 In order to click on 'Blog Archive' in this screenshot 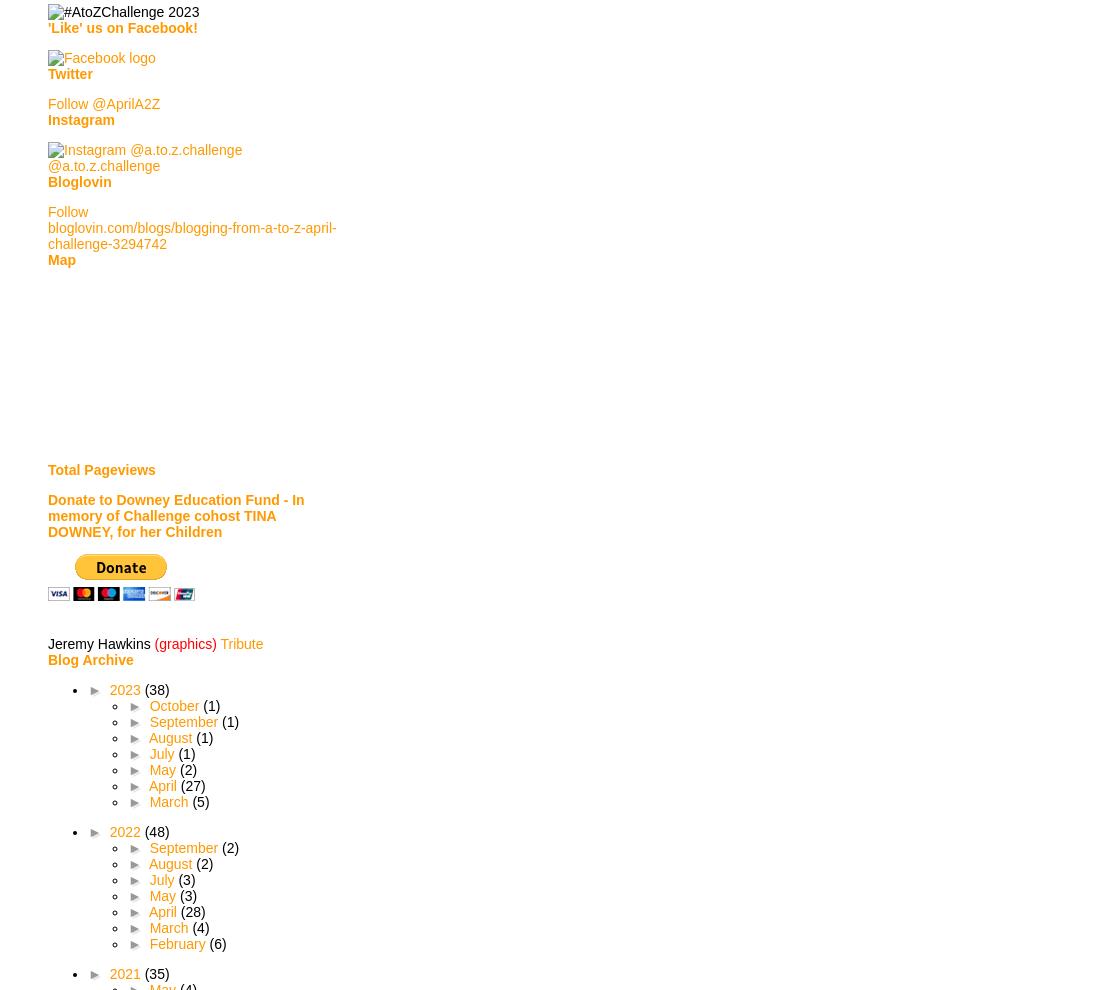, I will do `click(89, 660)`.